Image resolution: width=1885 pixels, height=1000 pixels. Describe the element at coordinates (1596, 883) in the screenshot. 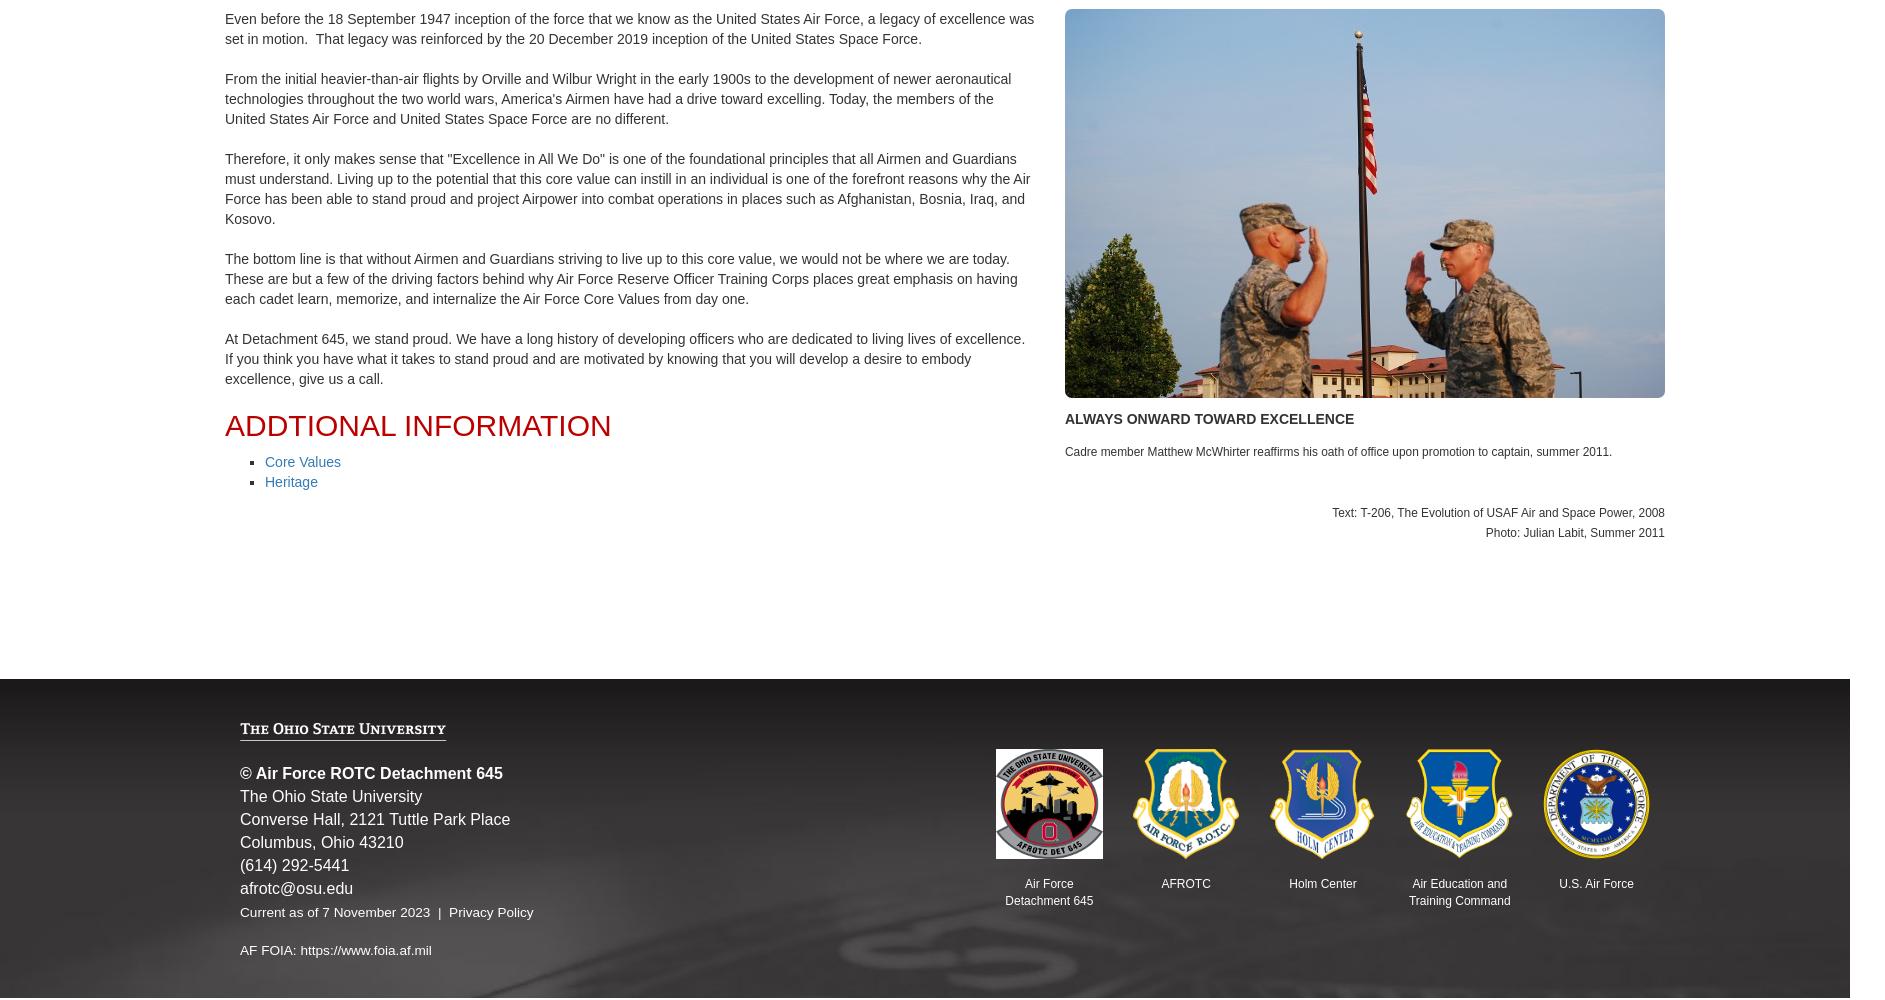

I see `'U.S. Air Force'` at that location.